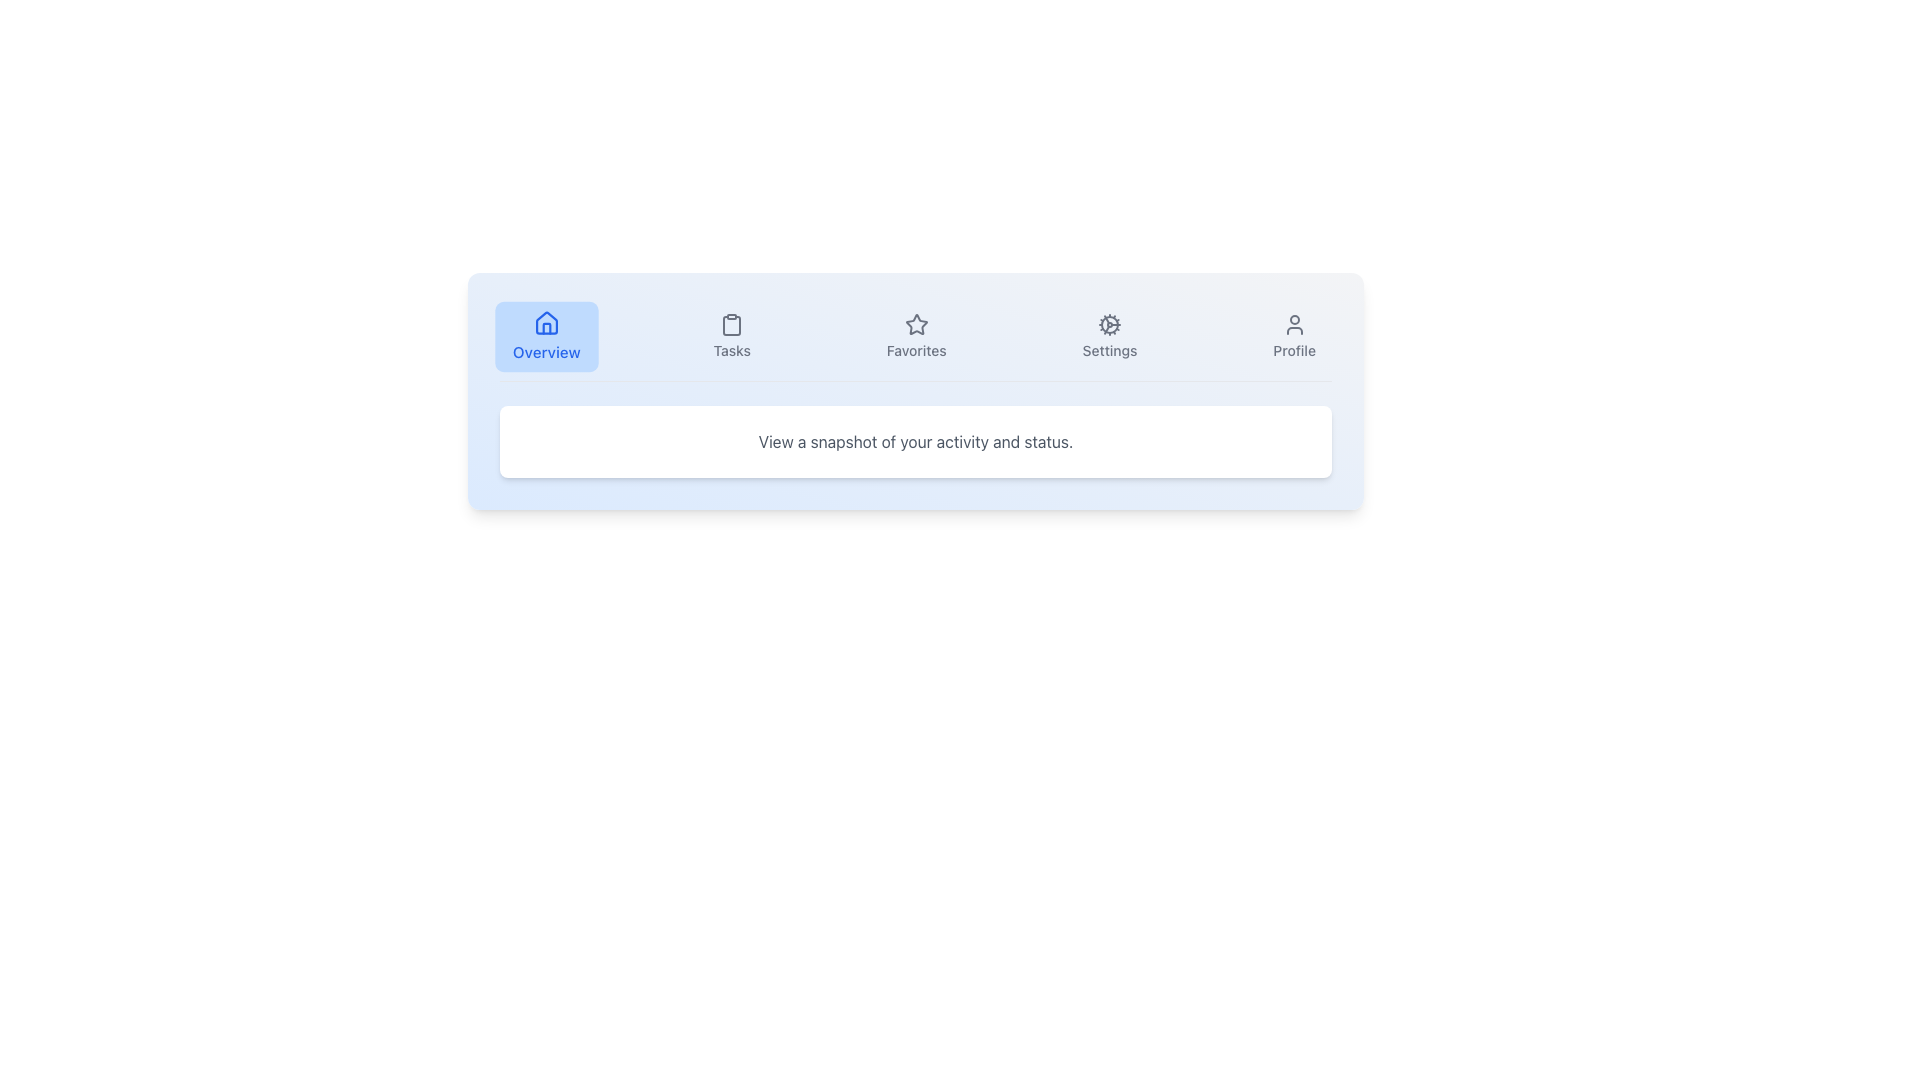  Describe the element at coordinates (1109, 350) in the screenshot. I see `the text label located beneath the cogwheel icon in the horizontal navigation menu, which is the fourth item from the left` at that location.